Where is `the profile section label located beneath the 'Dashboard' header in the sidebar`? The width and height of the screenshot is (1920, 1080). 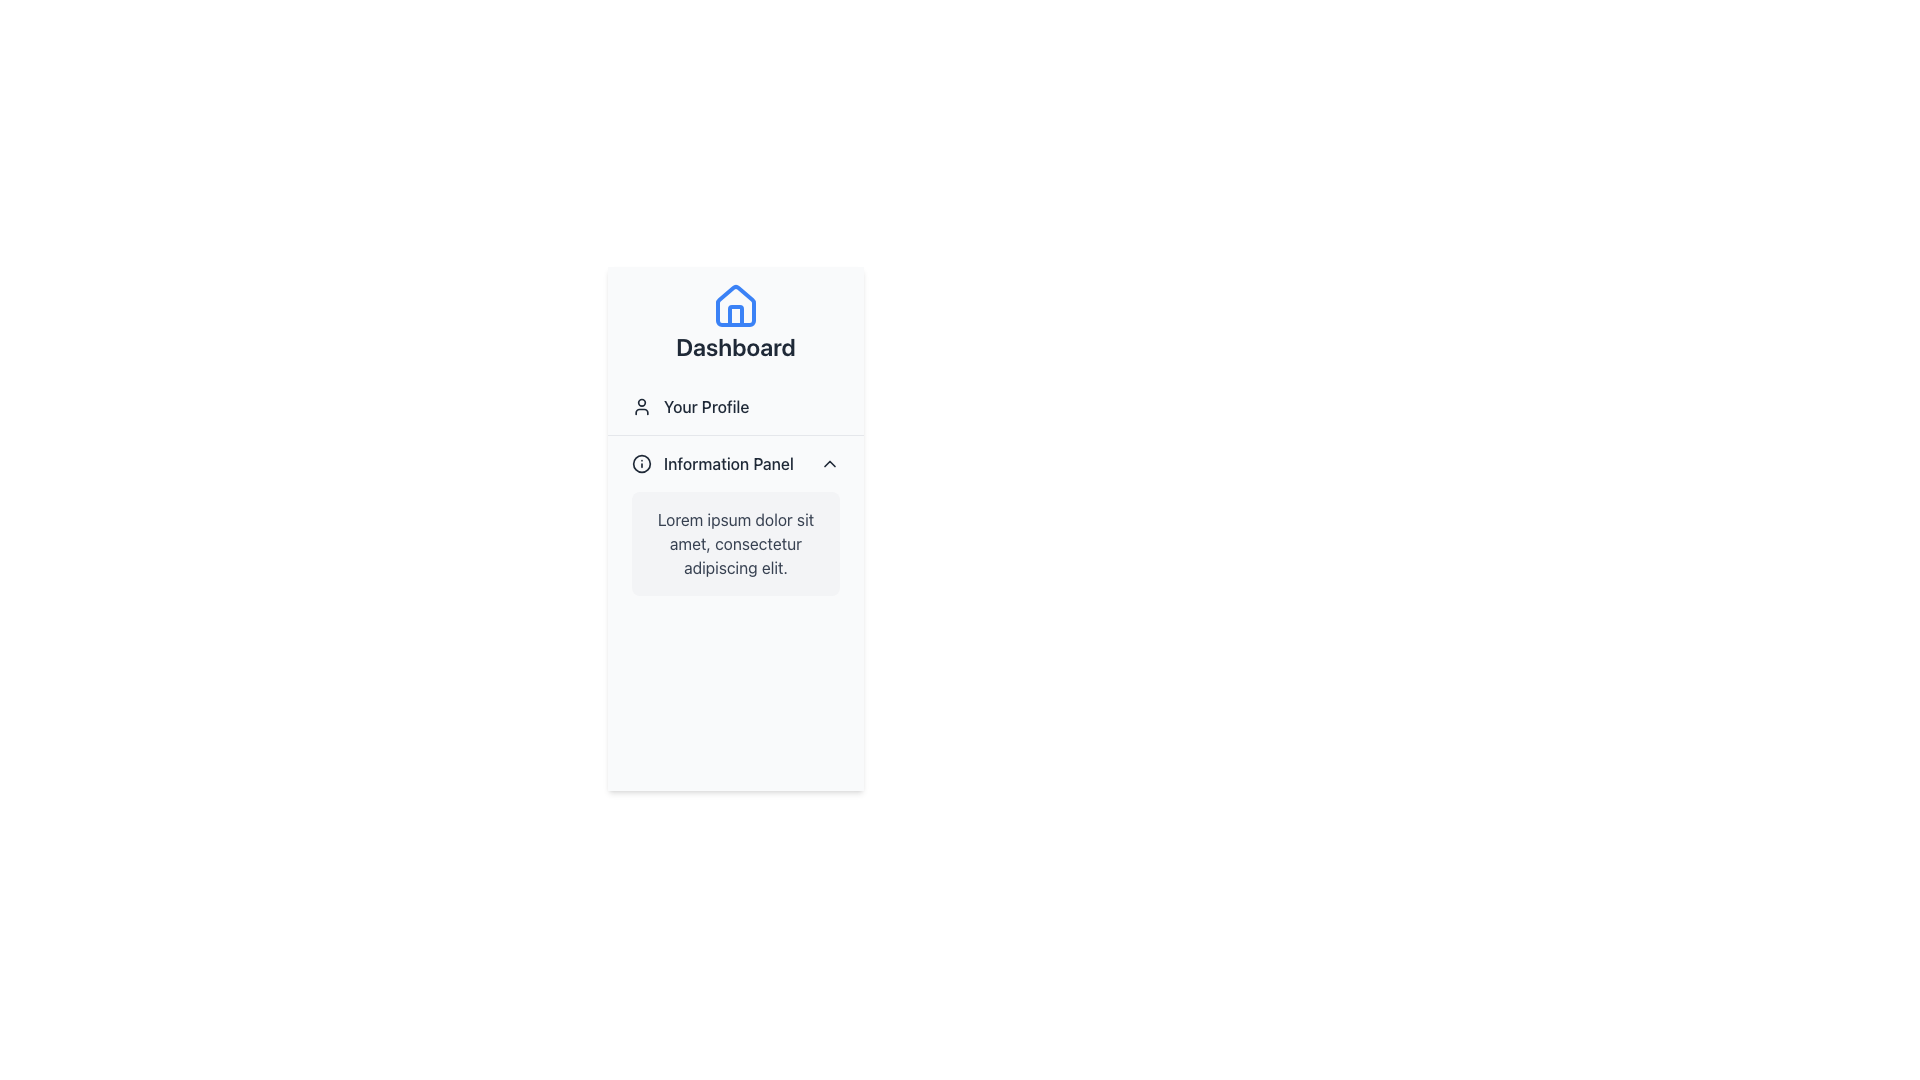 the profile section label located beneath the 'Dashboard' header in the sidebar is located at coordinates (706, 406).